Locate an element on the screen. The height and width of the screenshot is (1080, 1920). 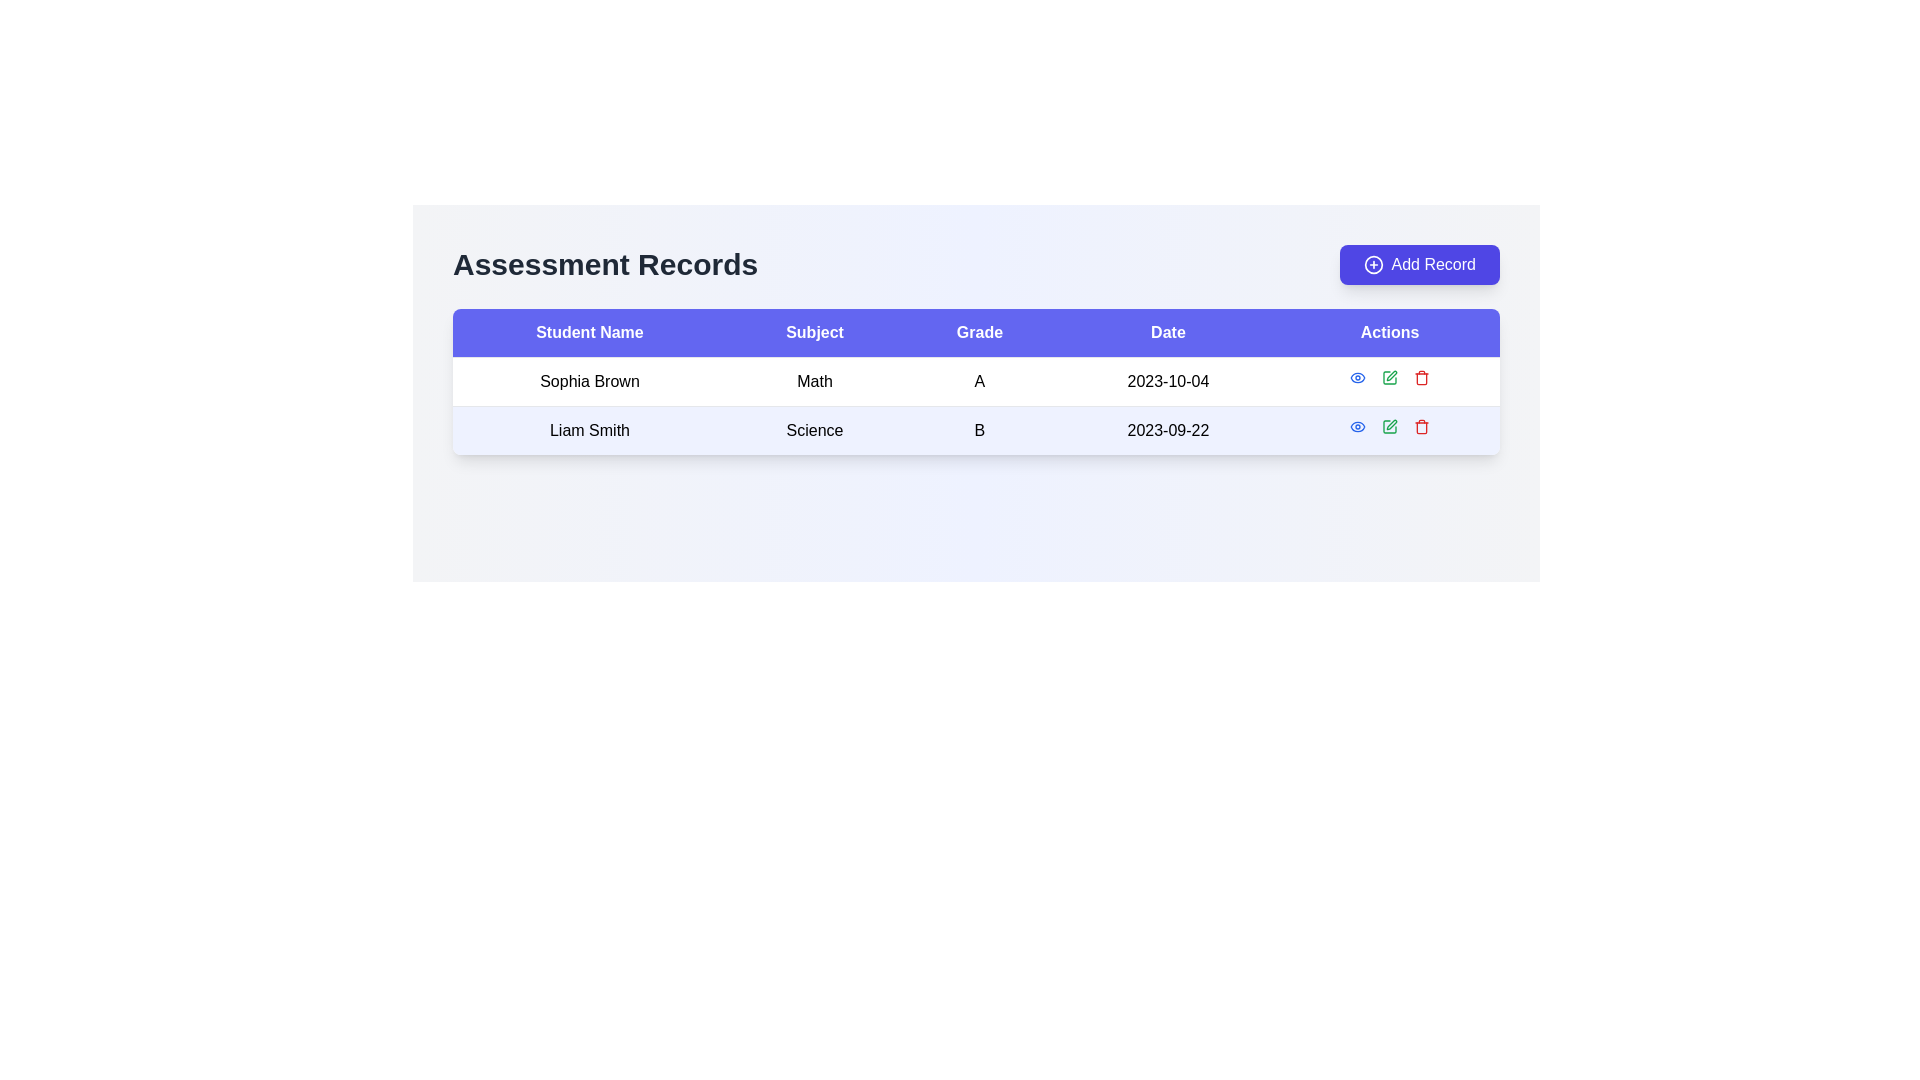
the central portion of the trash bin icon in the 'Actions' column of the second row is located at coordinates (1421, 379).